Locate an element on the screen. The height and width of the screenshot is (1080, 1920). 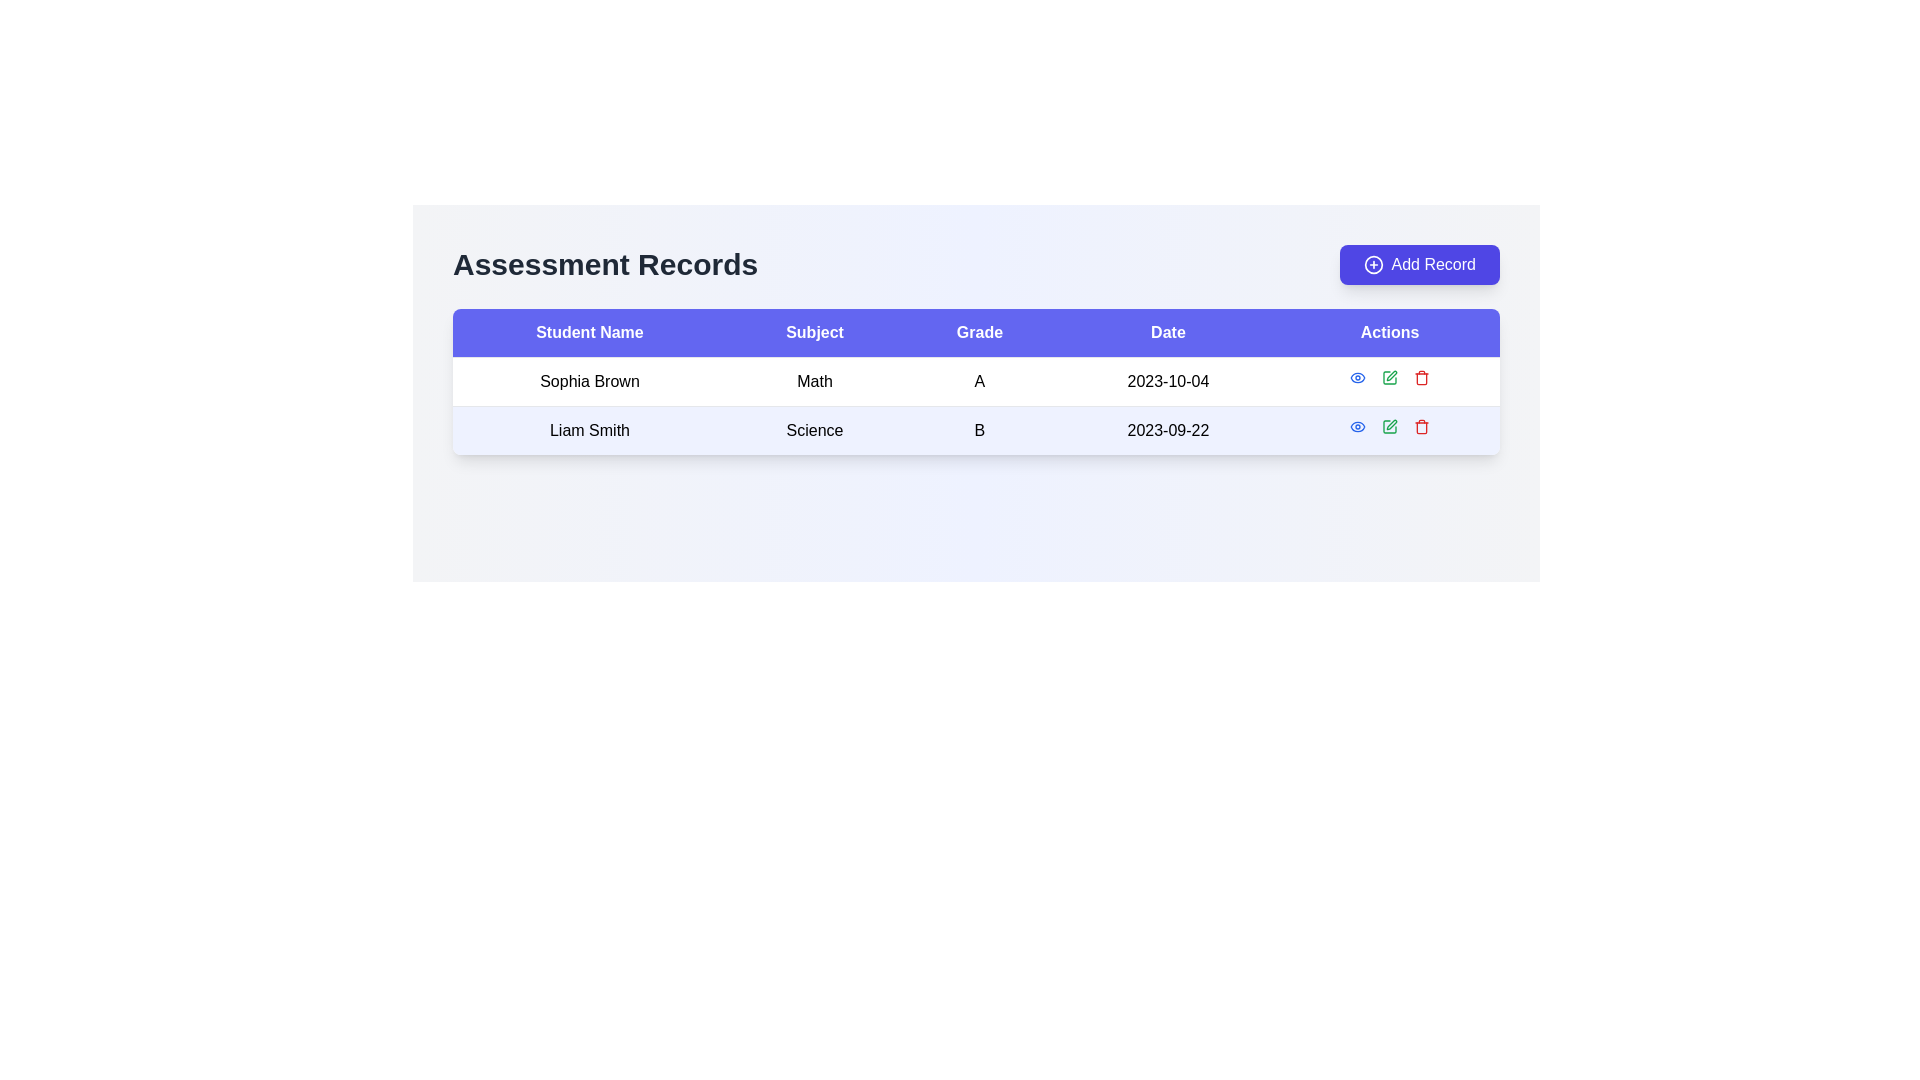
the central portion of the trash bin icon in the 'Actions' column of the second row is located at coordinates (1421, 379).